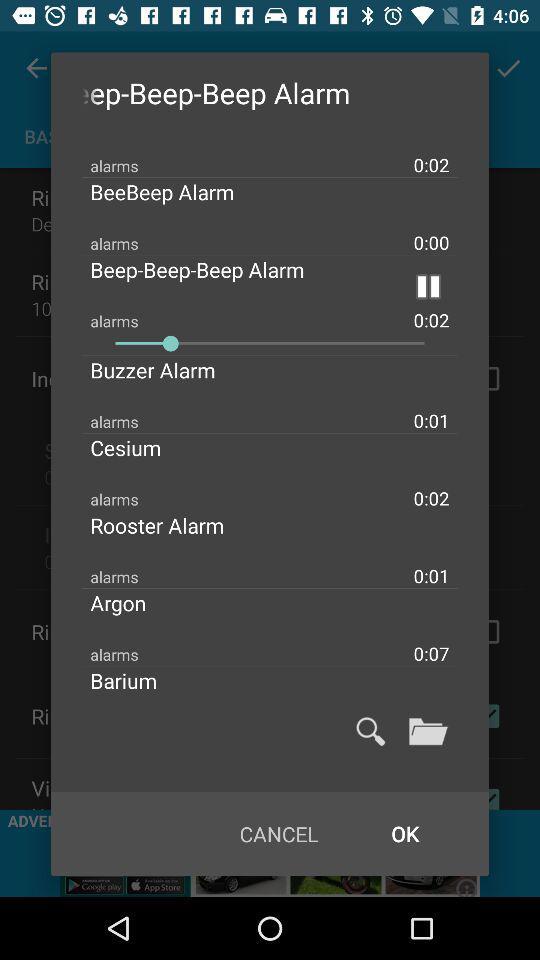  Describe the element at coordinates (427, 730) in the screenshot. I see `folder` at that location.